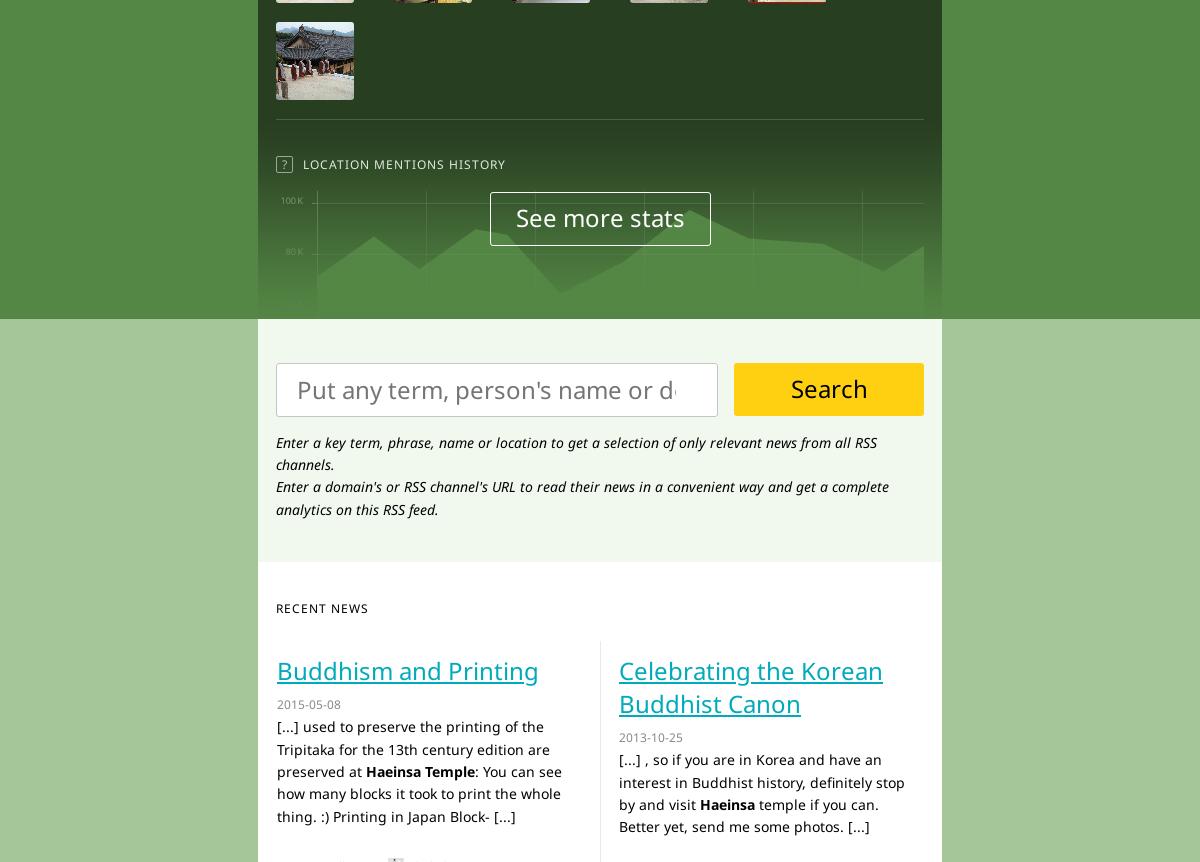  Describe the element at coordinates (598, 216) in the screenshot. I see `'See more stats'` at that location.